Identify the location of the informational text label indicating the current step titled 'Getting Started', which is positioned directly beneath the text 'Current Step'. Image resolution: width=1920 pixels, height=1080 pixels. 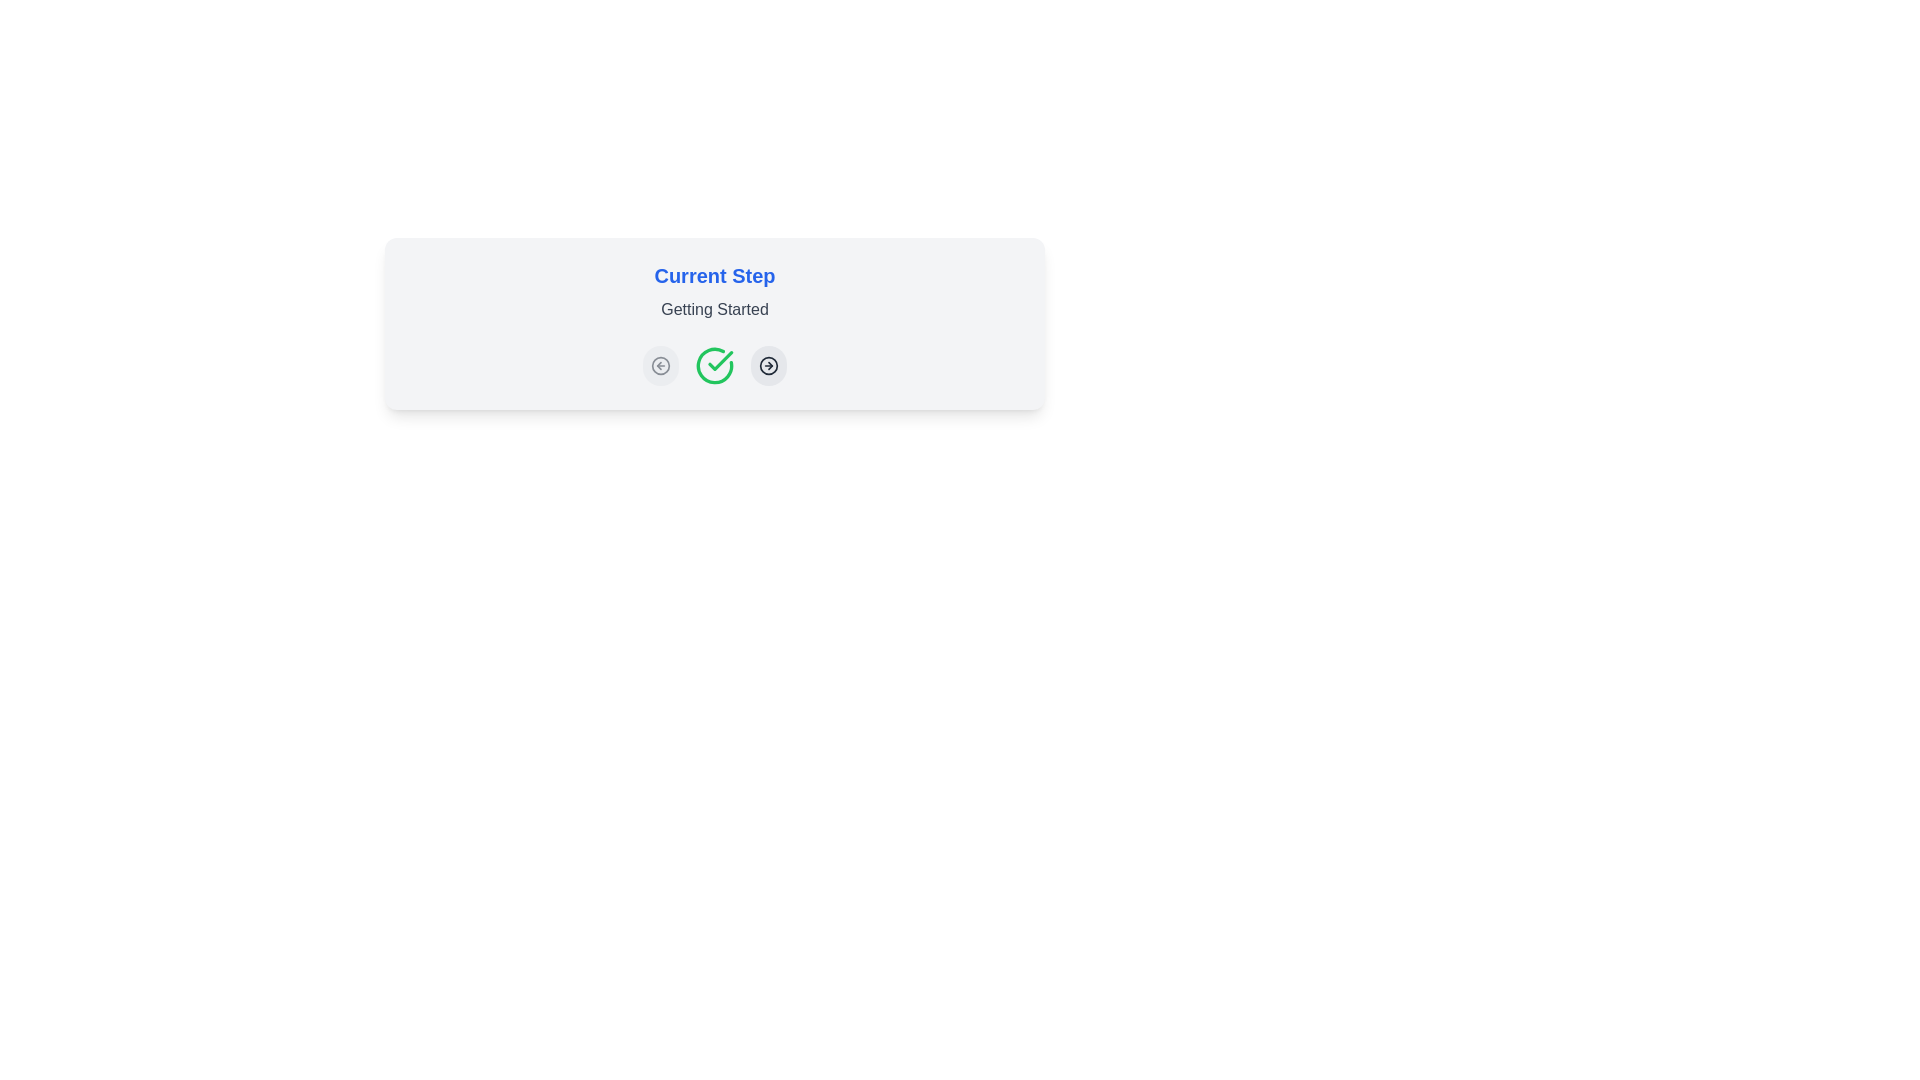
(715, 309).